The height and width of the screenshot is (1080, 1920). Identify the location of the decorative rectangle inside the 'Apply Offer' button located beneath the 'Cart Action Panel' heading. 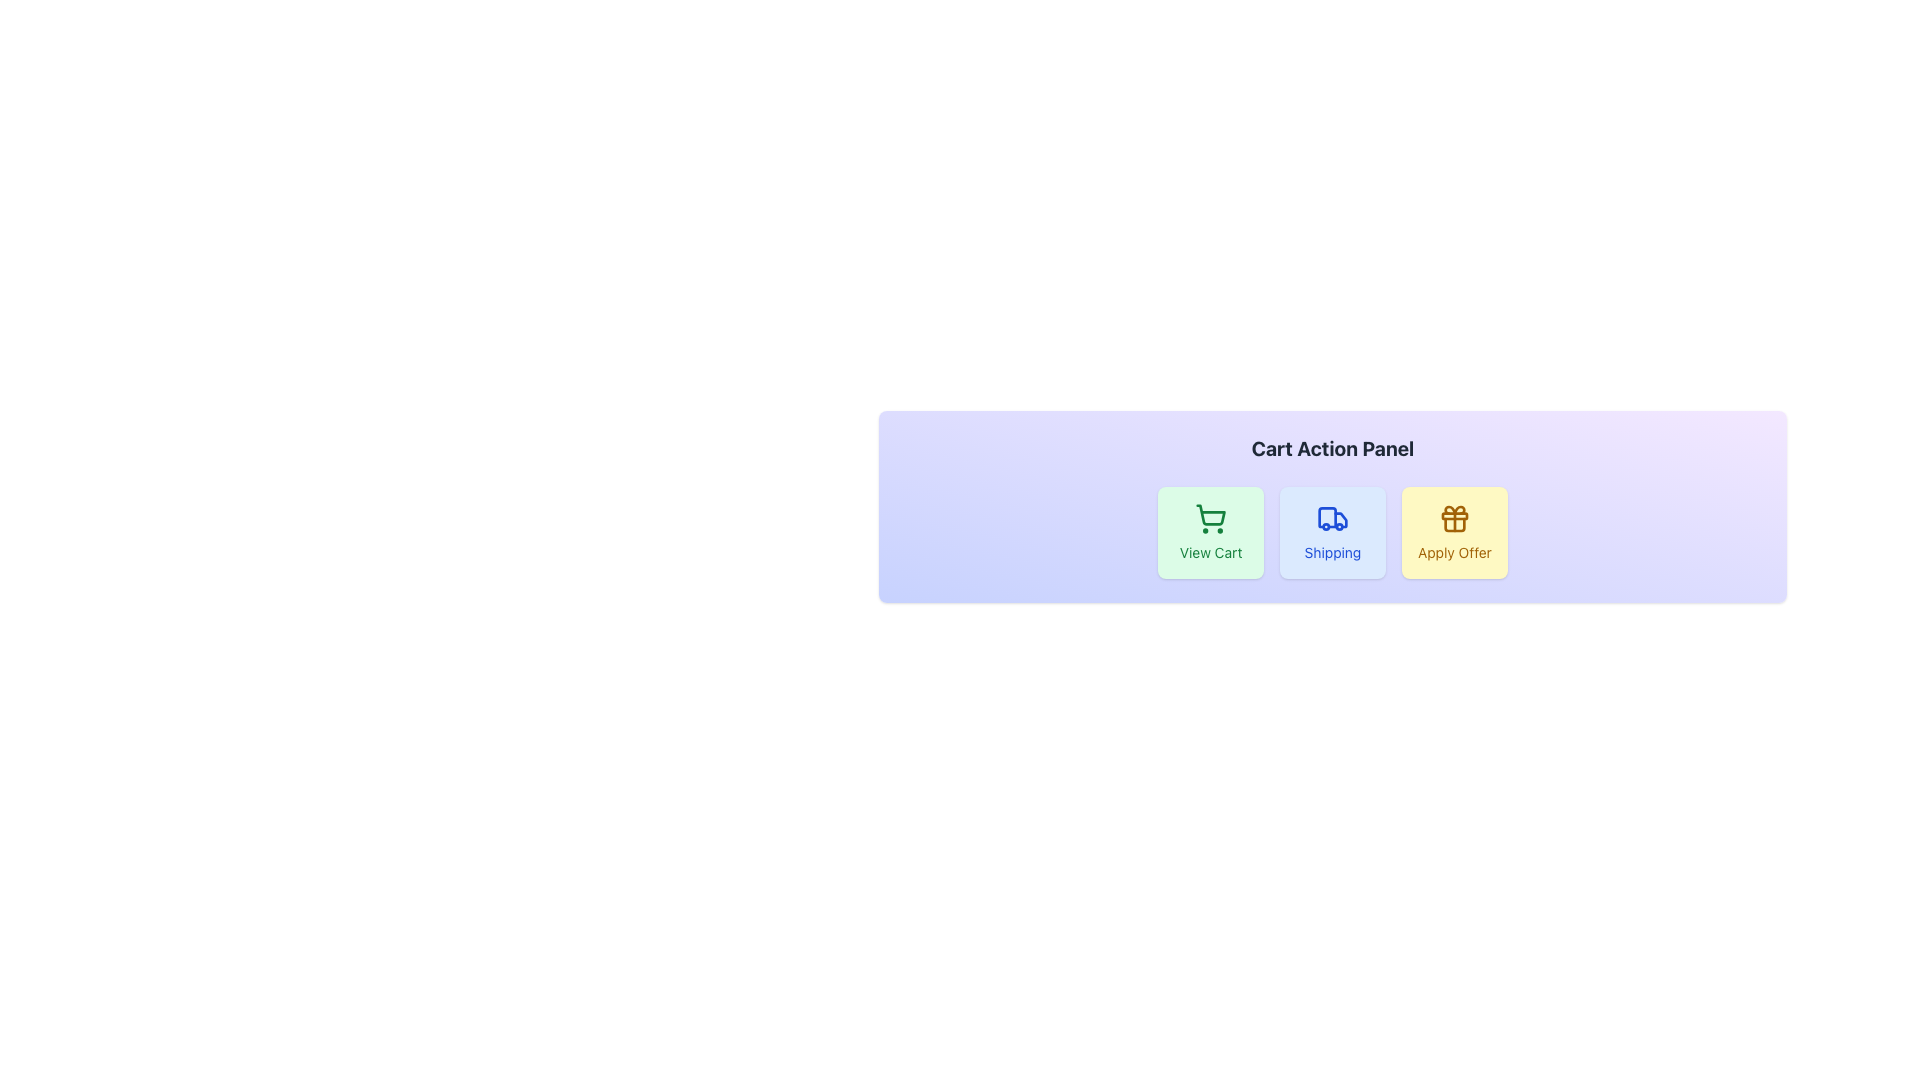
(1454, 515).